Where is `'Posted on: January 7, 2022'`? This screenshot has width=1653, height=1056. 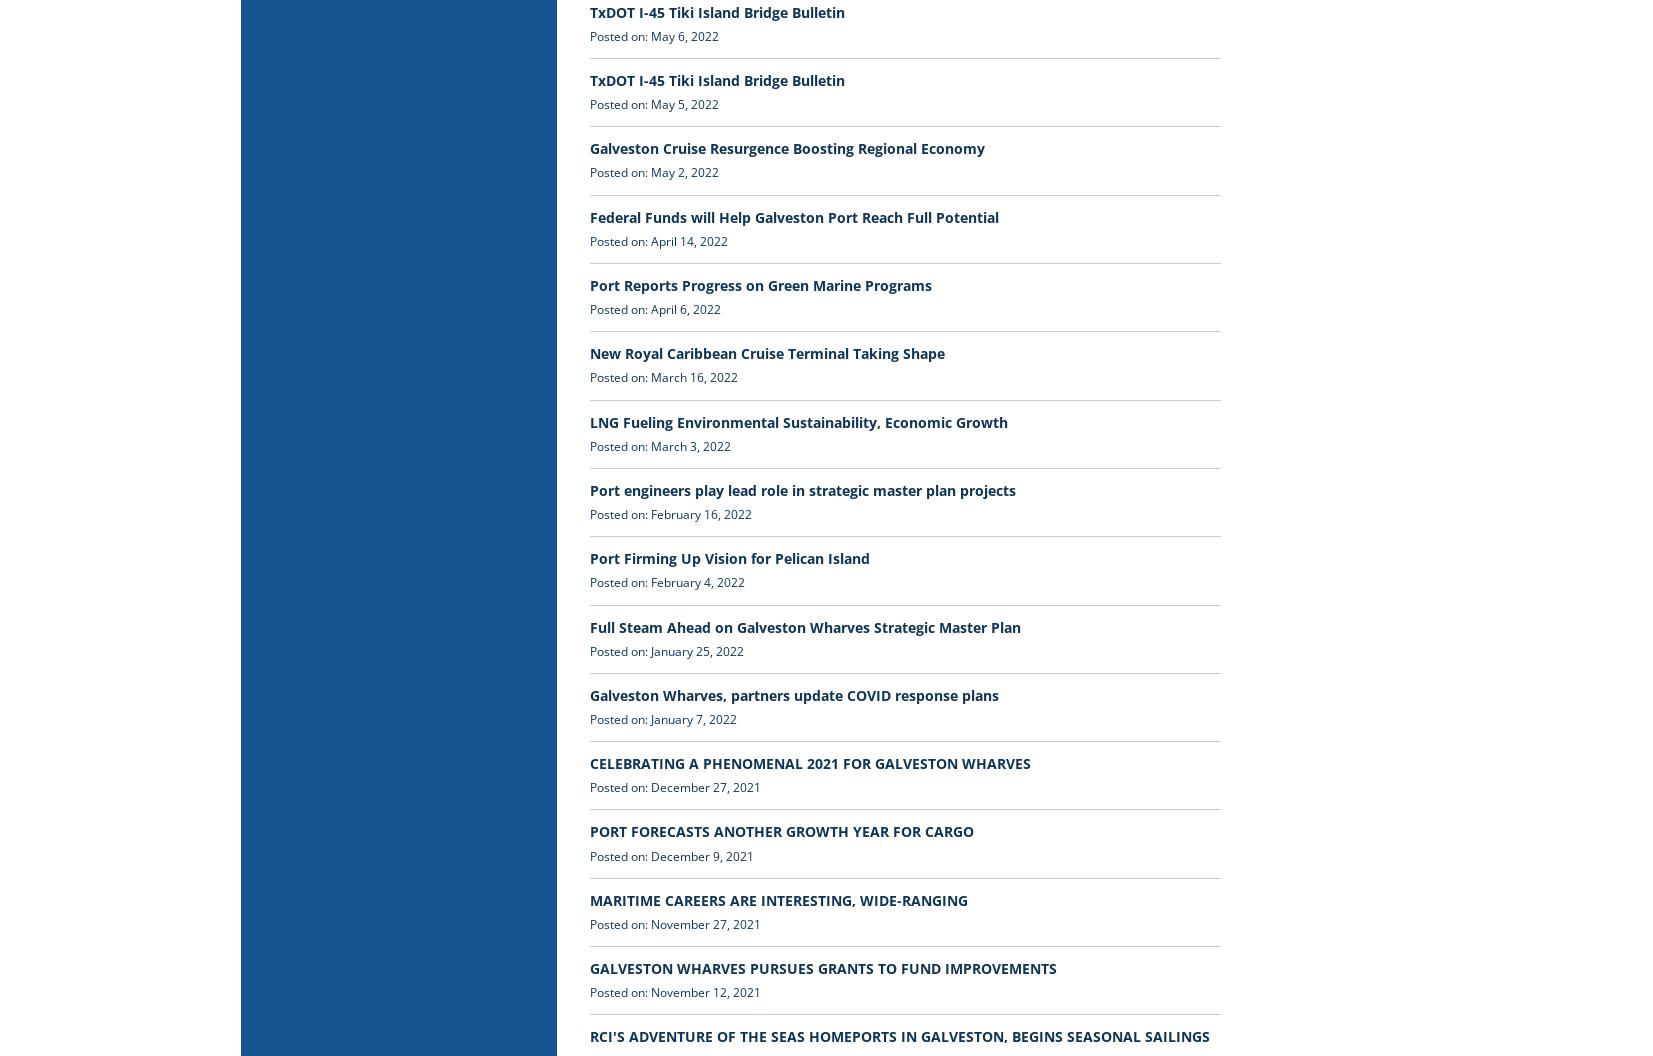
'Posted on: January 7, 2022' is located at coordinates (662, 718).